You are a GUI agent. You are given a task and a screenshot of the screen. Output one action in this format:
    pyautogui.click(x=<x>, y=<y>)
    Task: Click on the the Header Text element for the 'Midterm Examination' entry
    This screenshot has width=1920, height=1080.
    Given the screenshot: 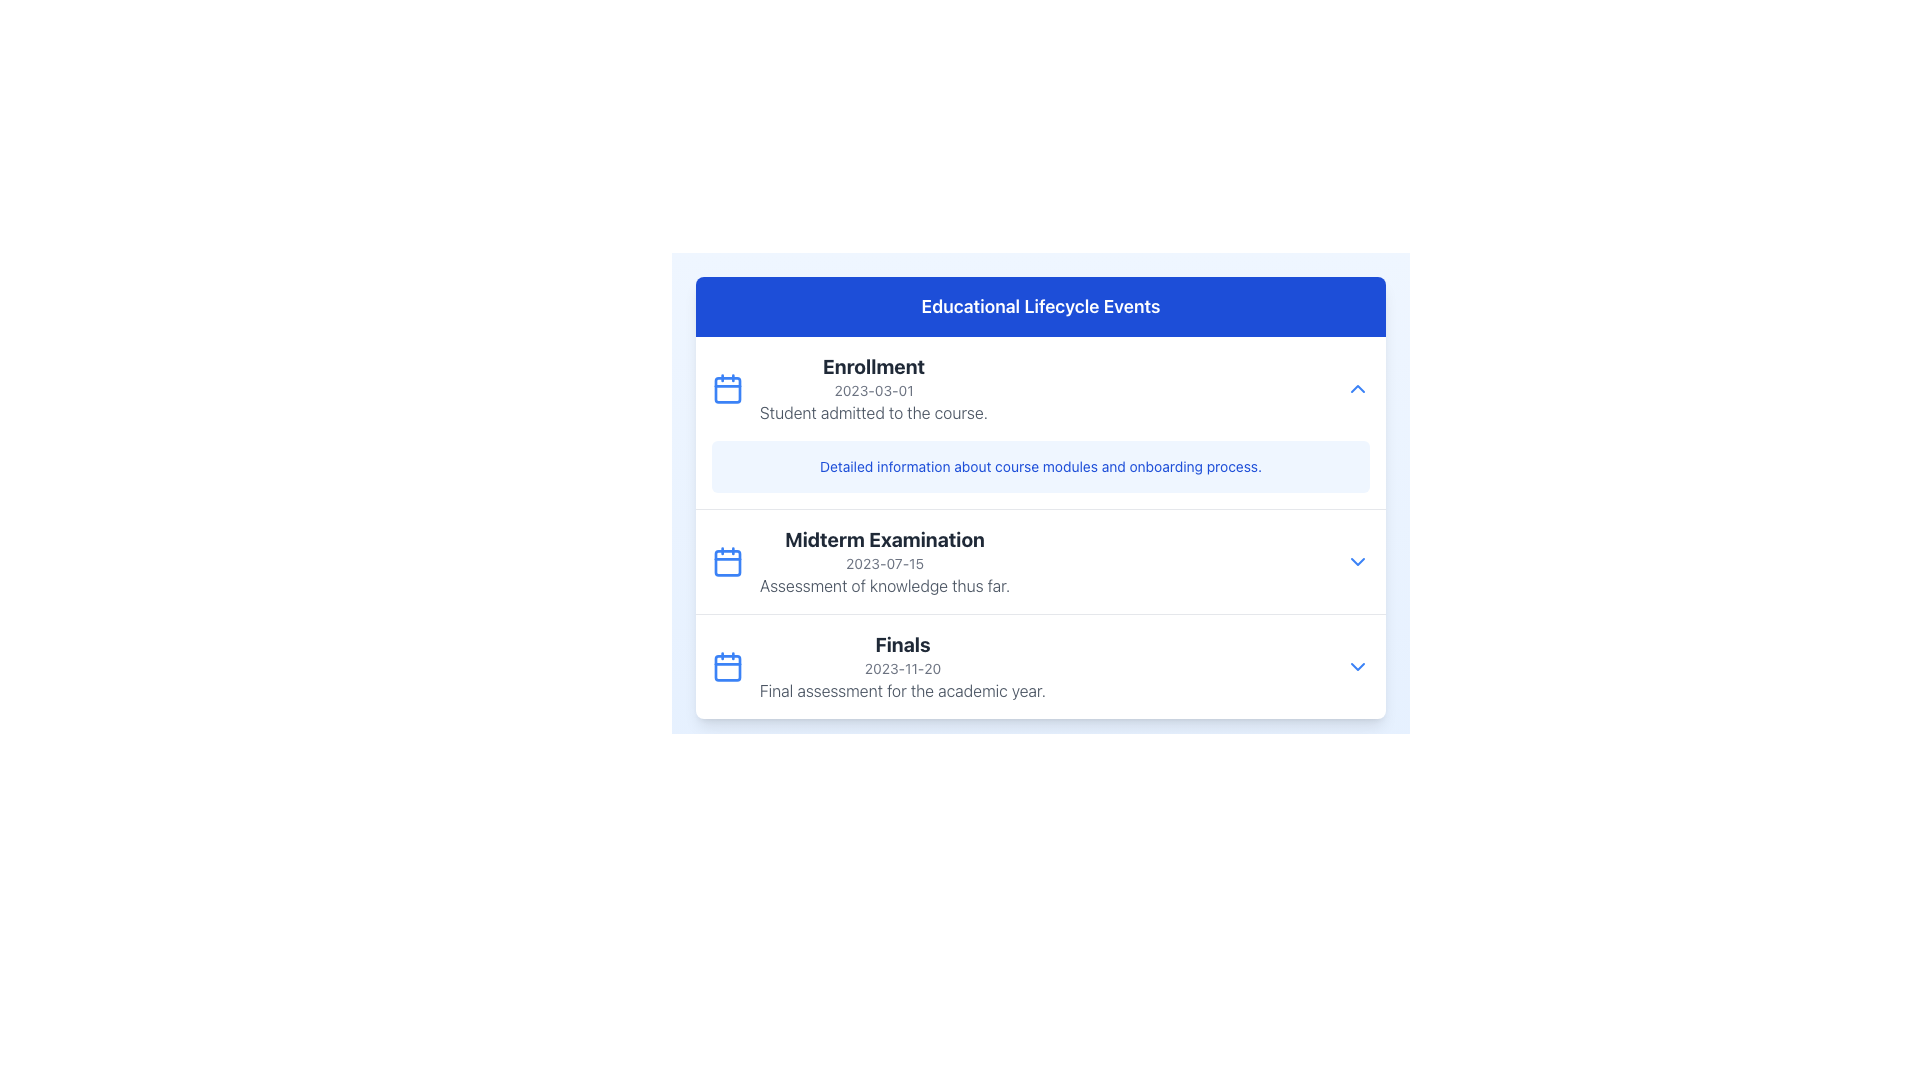 What is the action you would take?
    pyautogui.click(x=884, y=540)
    